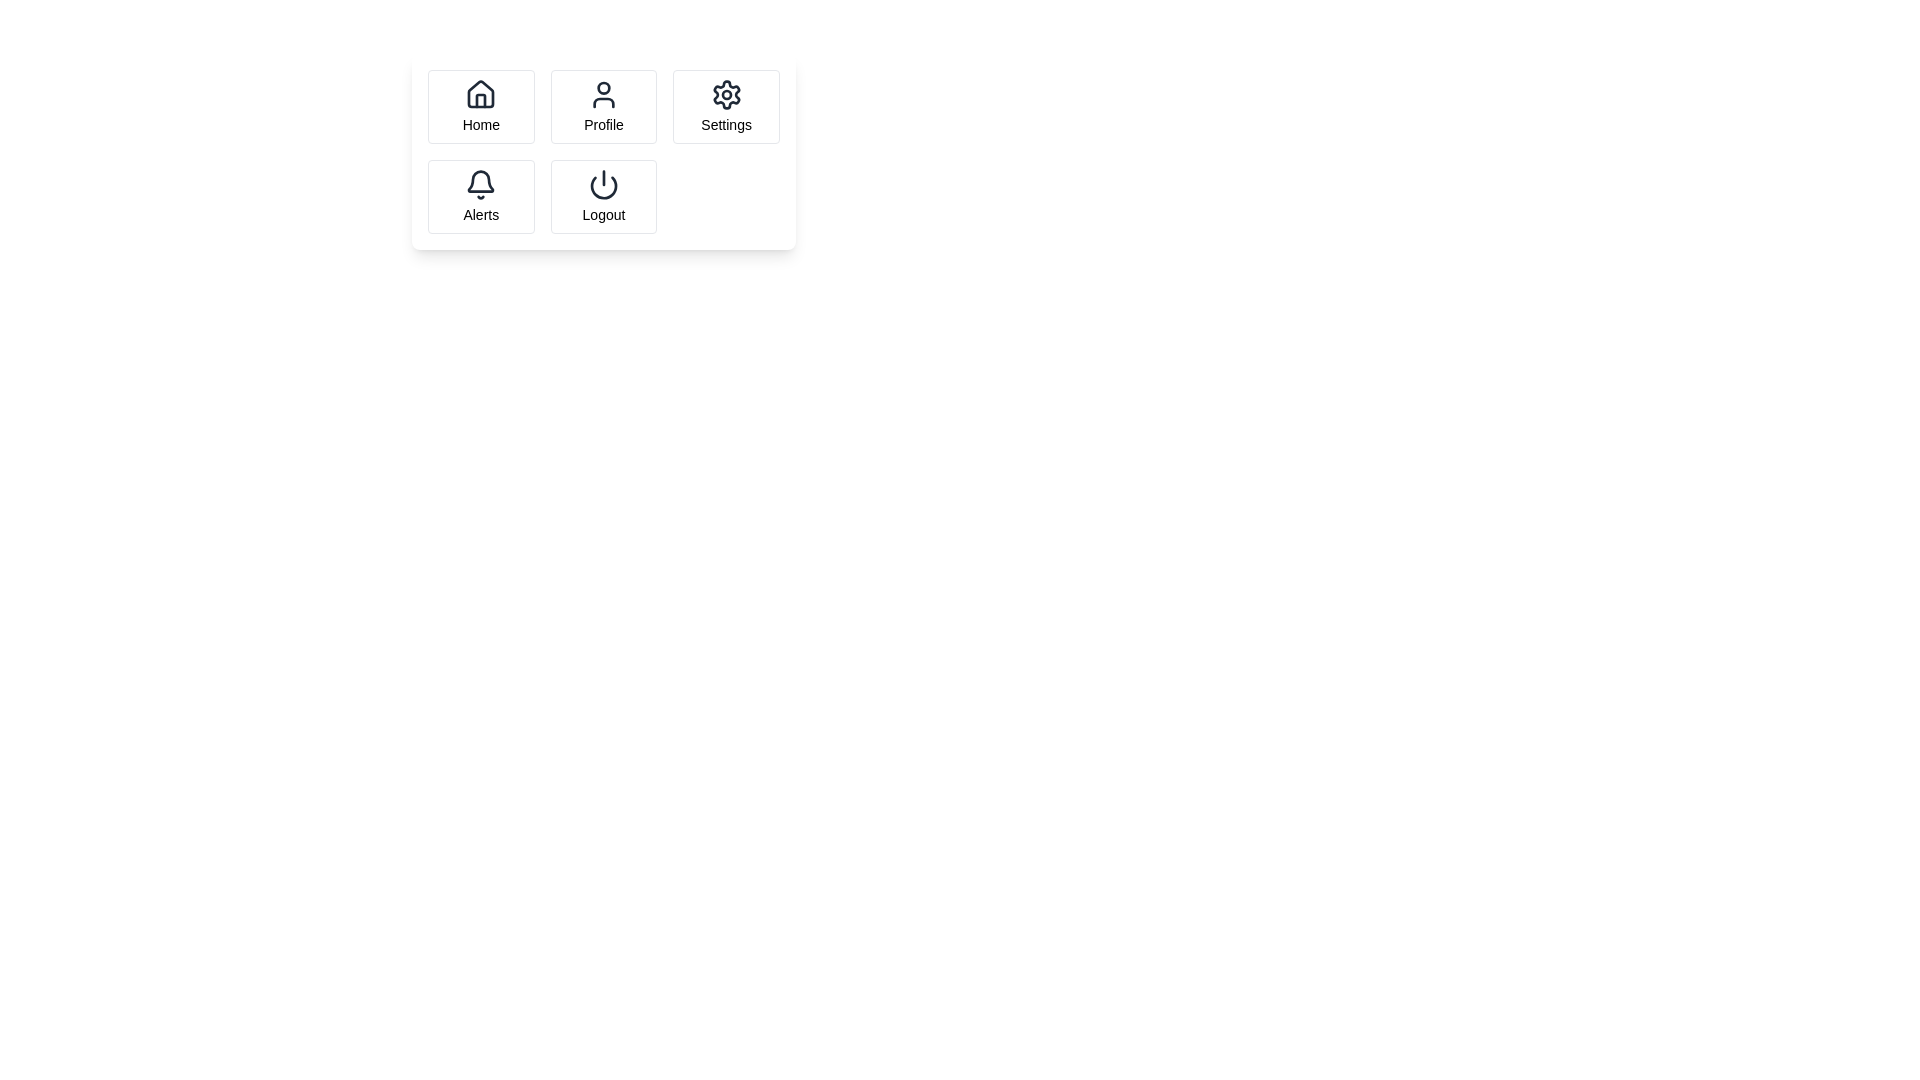 This screenshot has width=1920, height=1080. What do you see at coordinates (725, 95) in the screenshot?
I see `the 'Settings' icon located` at bounding box center [725, 95].